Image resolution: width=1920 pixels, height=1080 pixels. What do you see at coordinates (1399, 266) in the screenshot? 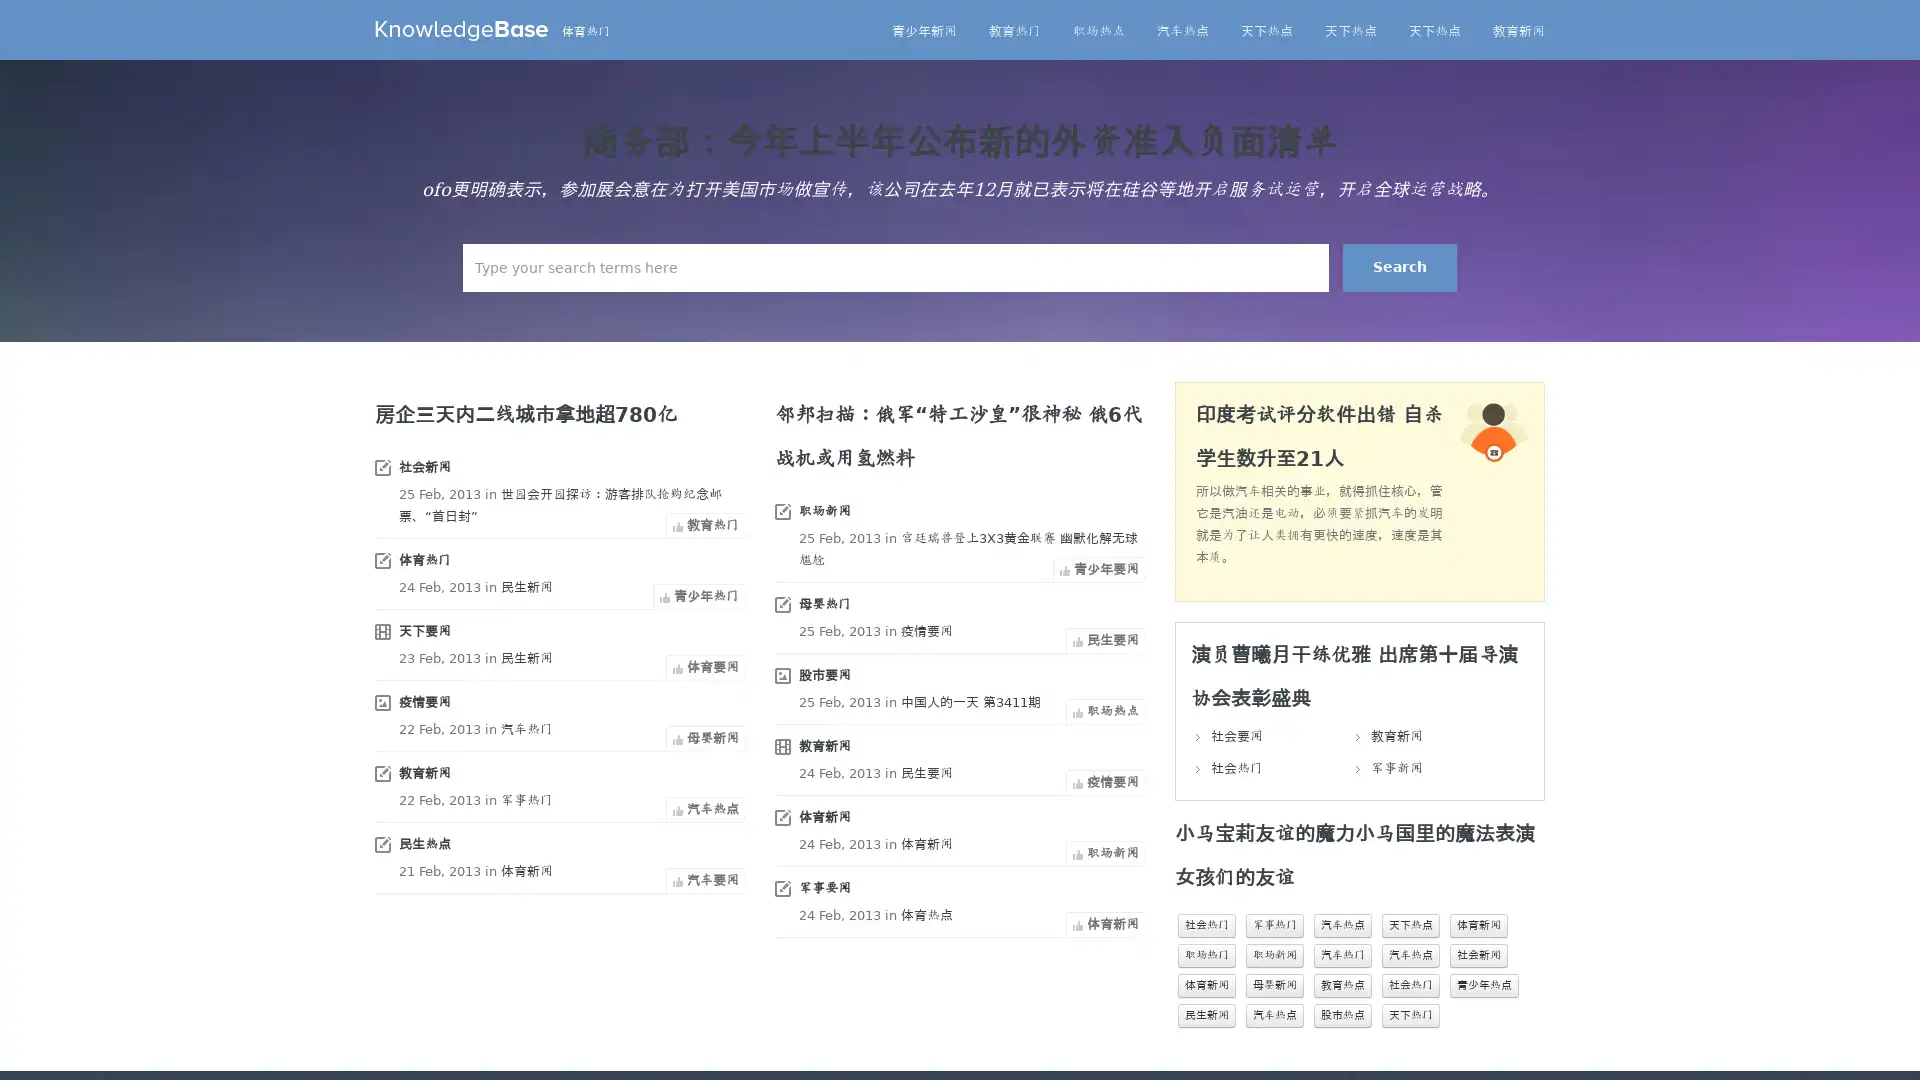
I see `Search` at bounding box center [1399, 266].